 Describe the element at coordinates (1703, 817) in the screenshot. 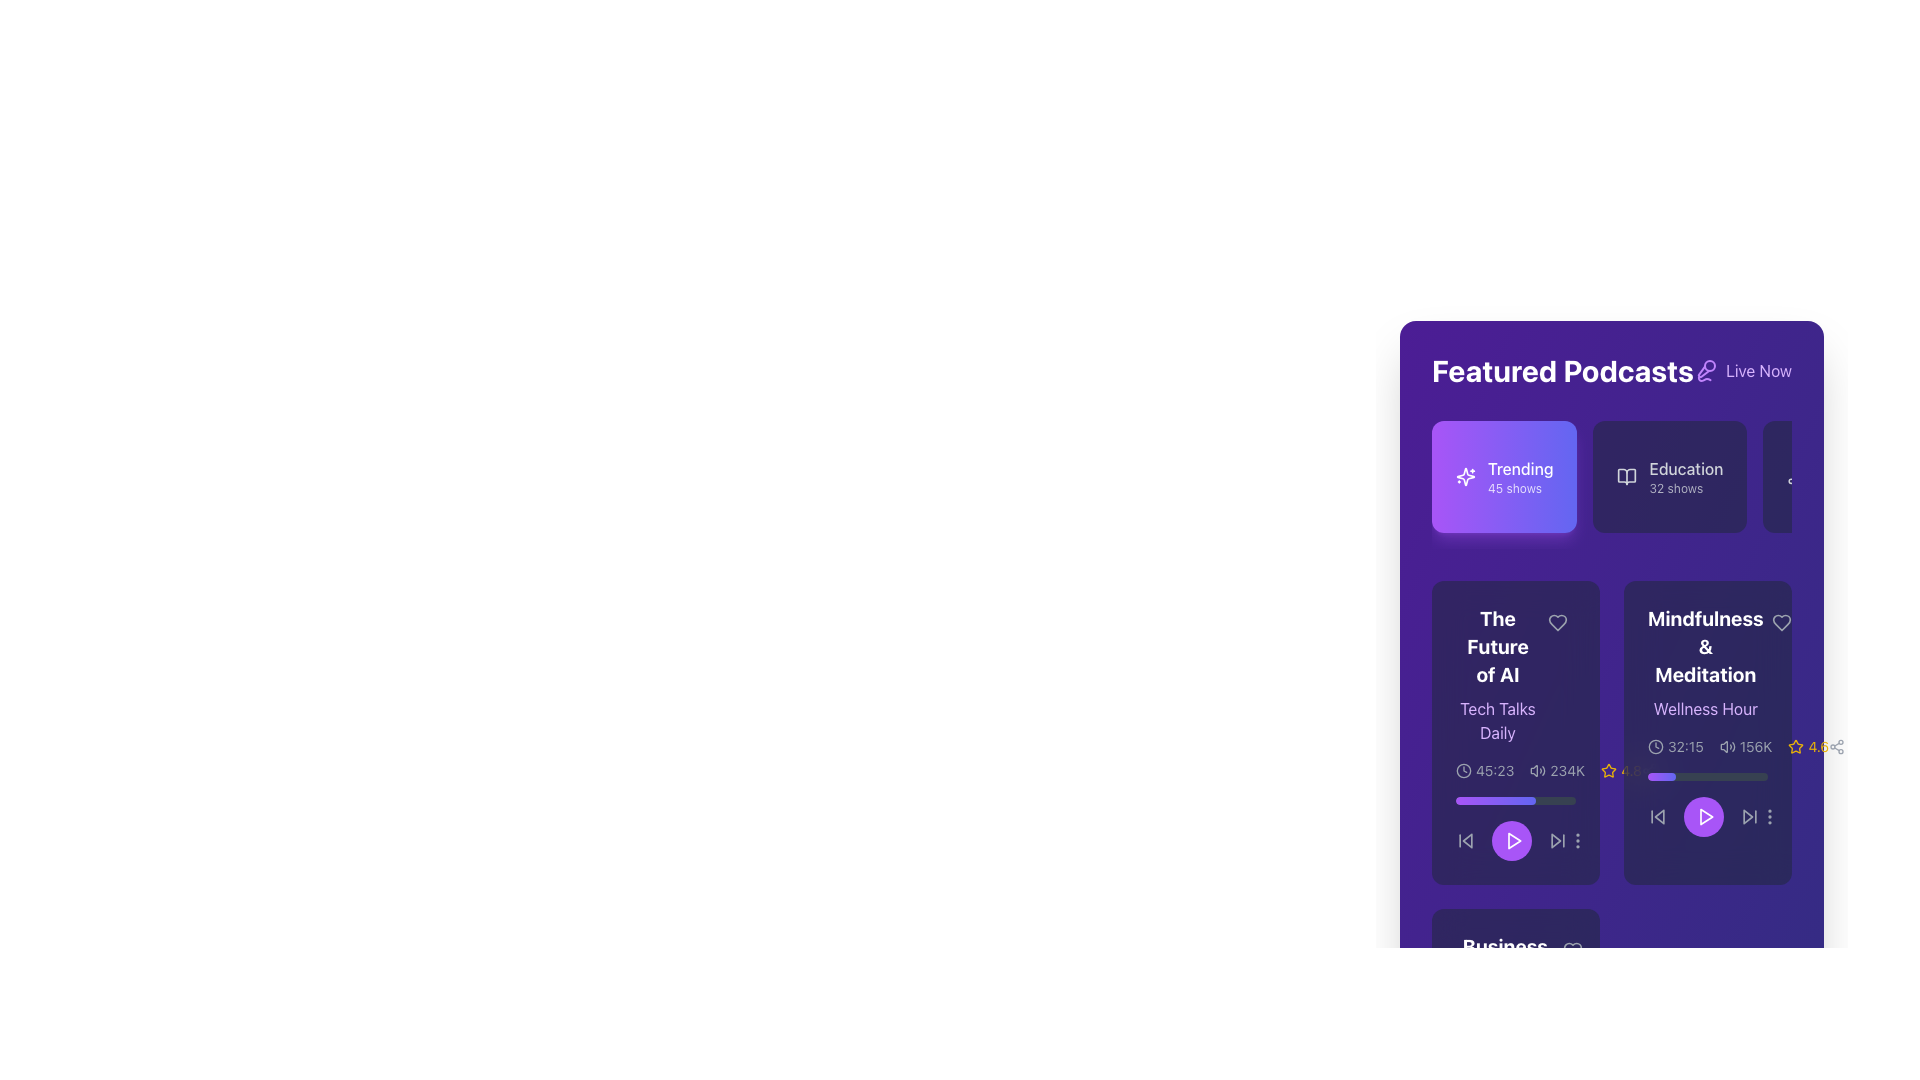

I see `the circular purple button with a white triangular play icon to play the media in the 'Mindfulness & Meditation' podcast card` at that location.